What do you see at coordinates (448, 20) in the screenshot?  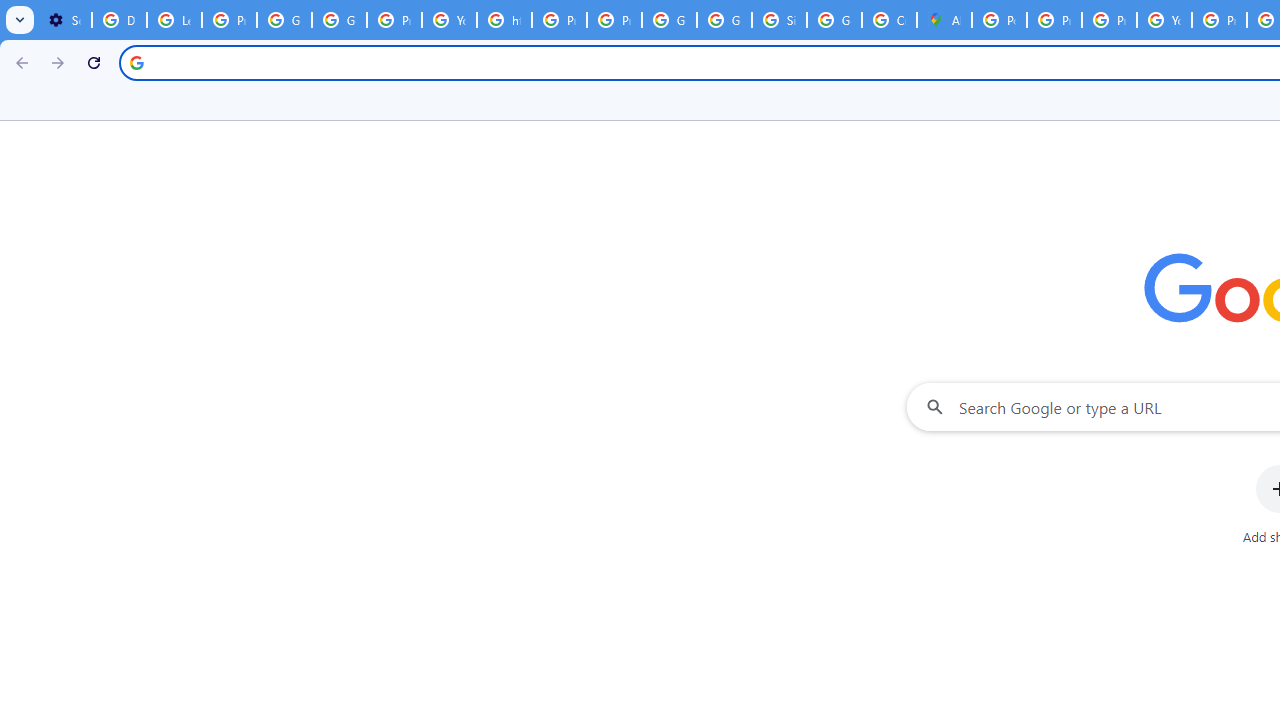 I see `'YouTube'` at bounding box center [448, 20].